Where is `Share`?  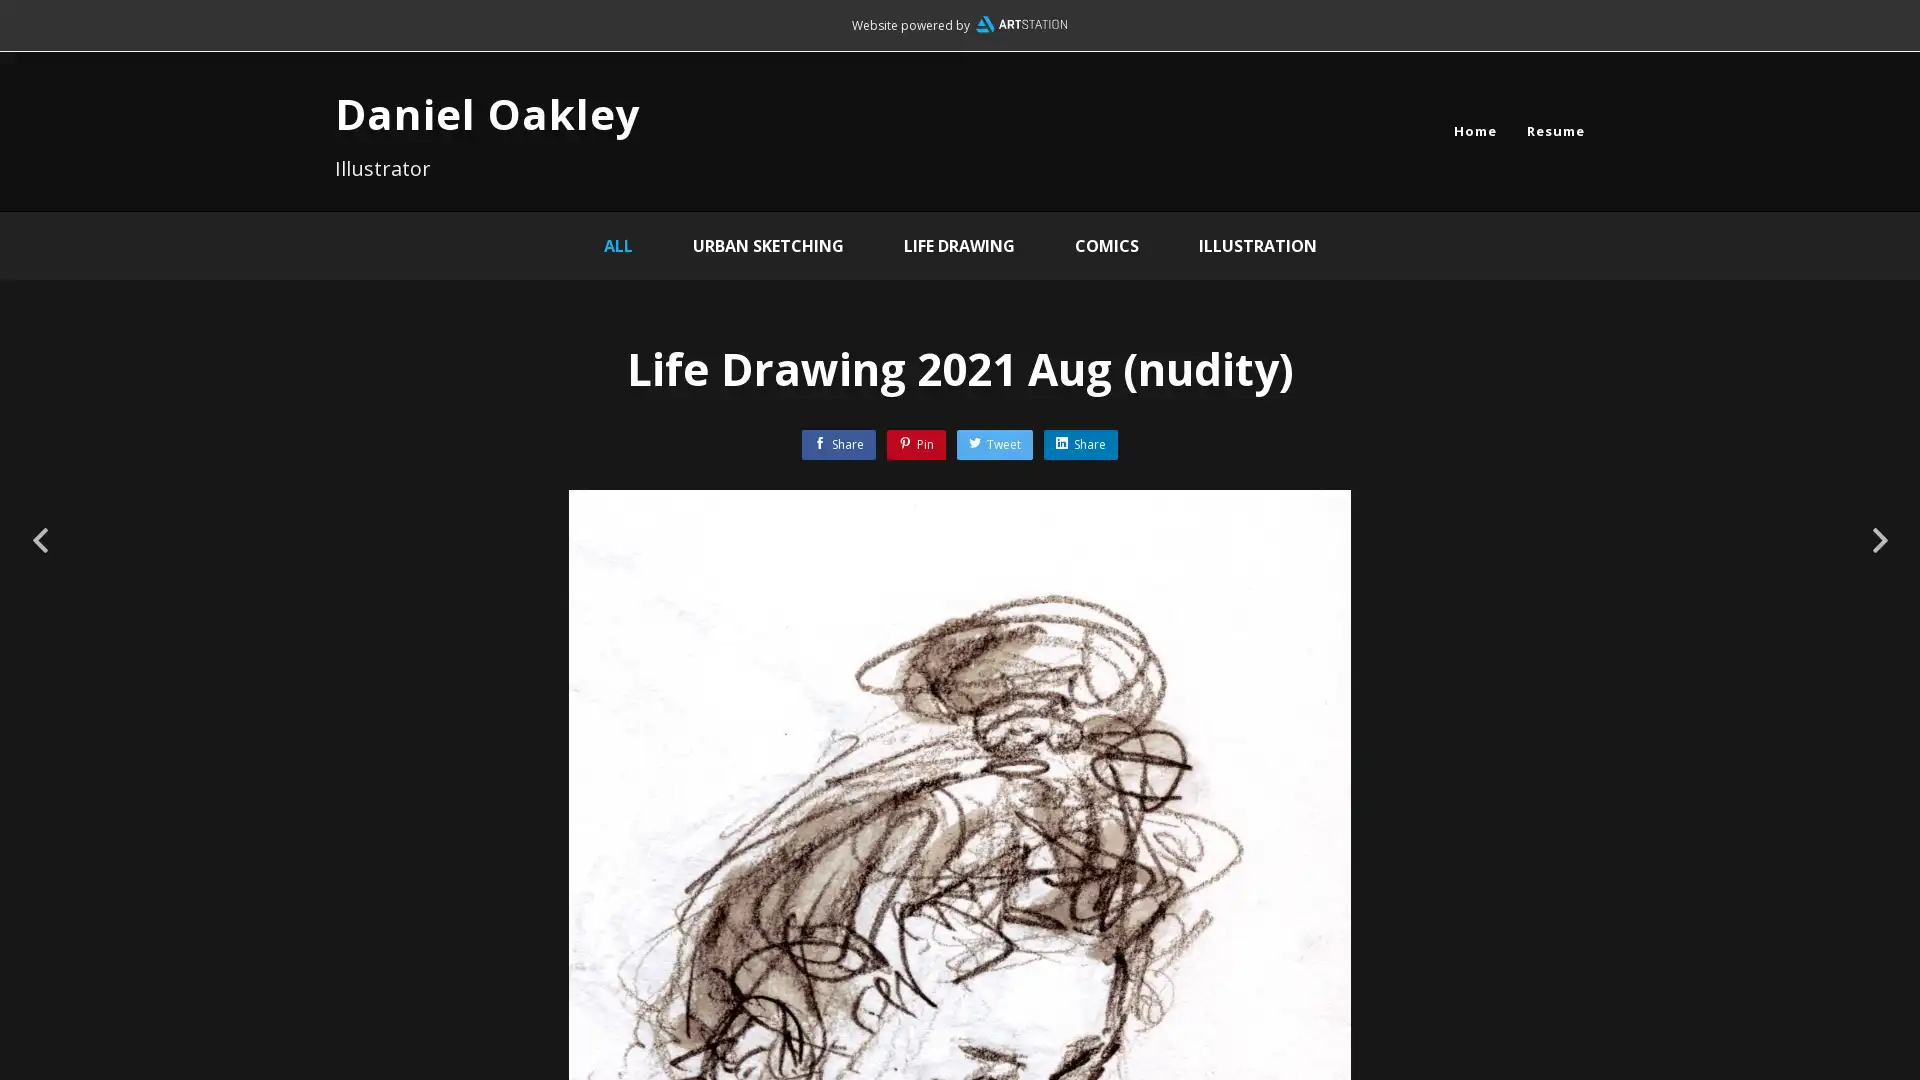
Share is located at coordinates (1079, 443).